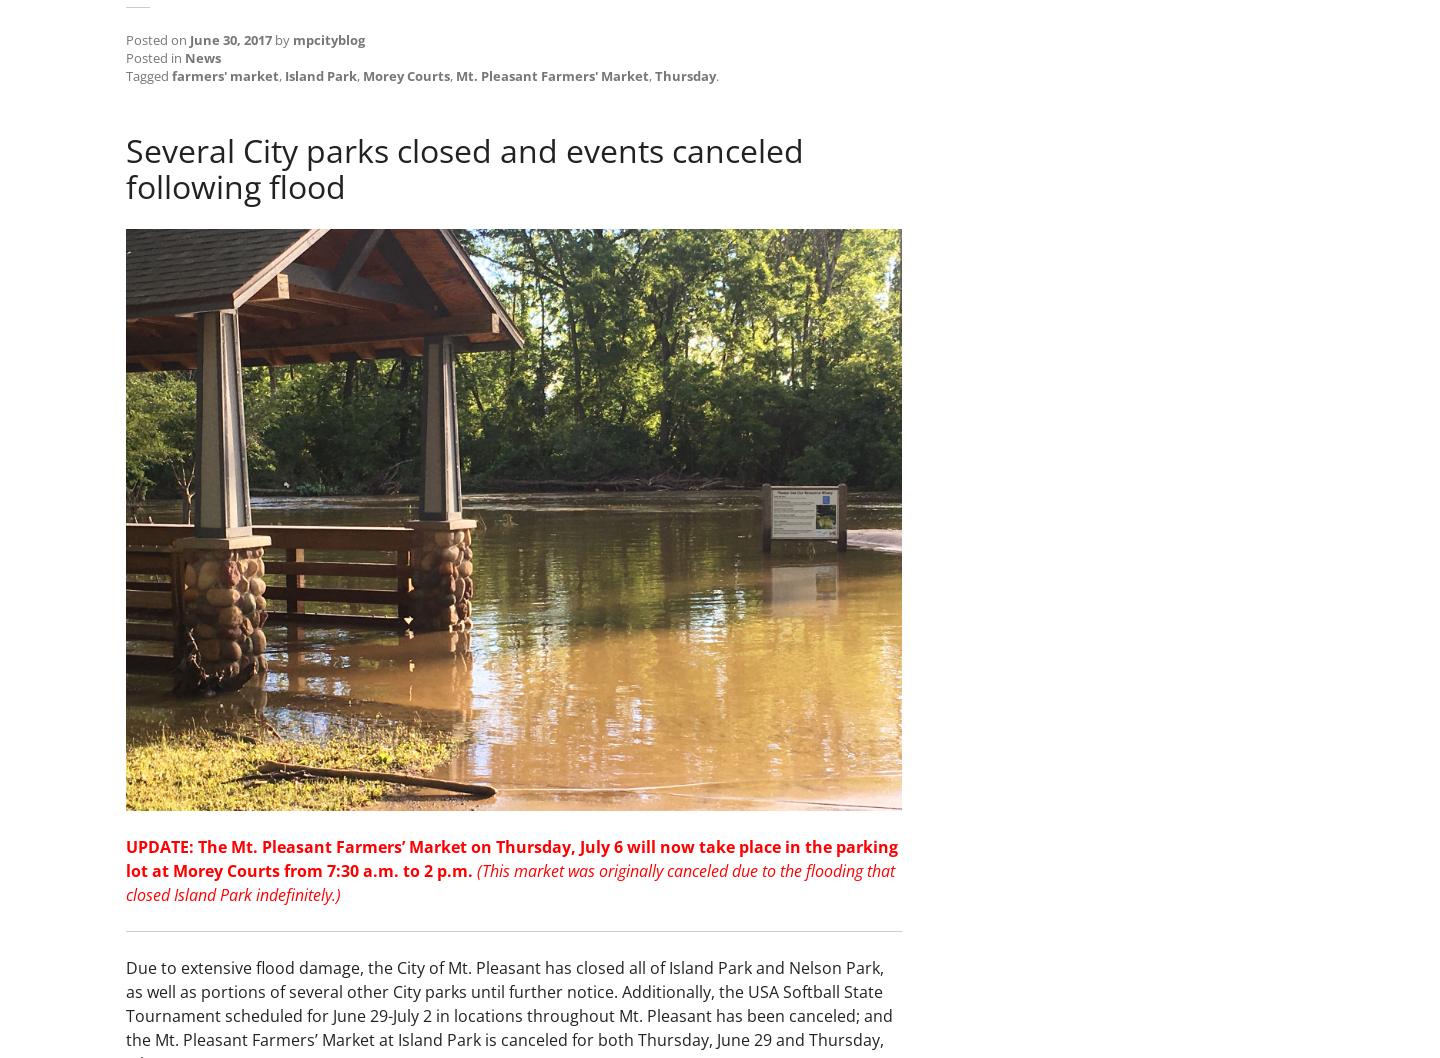  Describe the element at coordinates (154, 57) in the screenshot. I see `'Posted in'` at that location.